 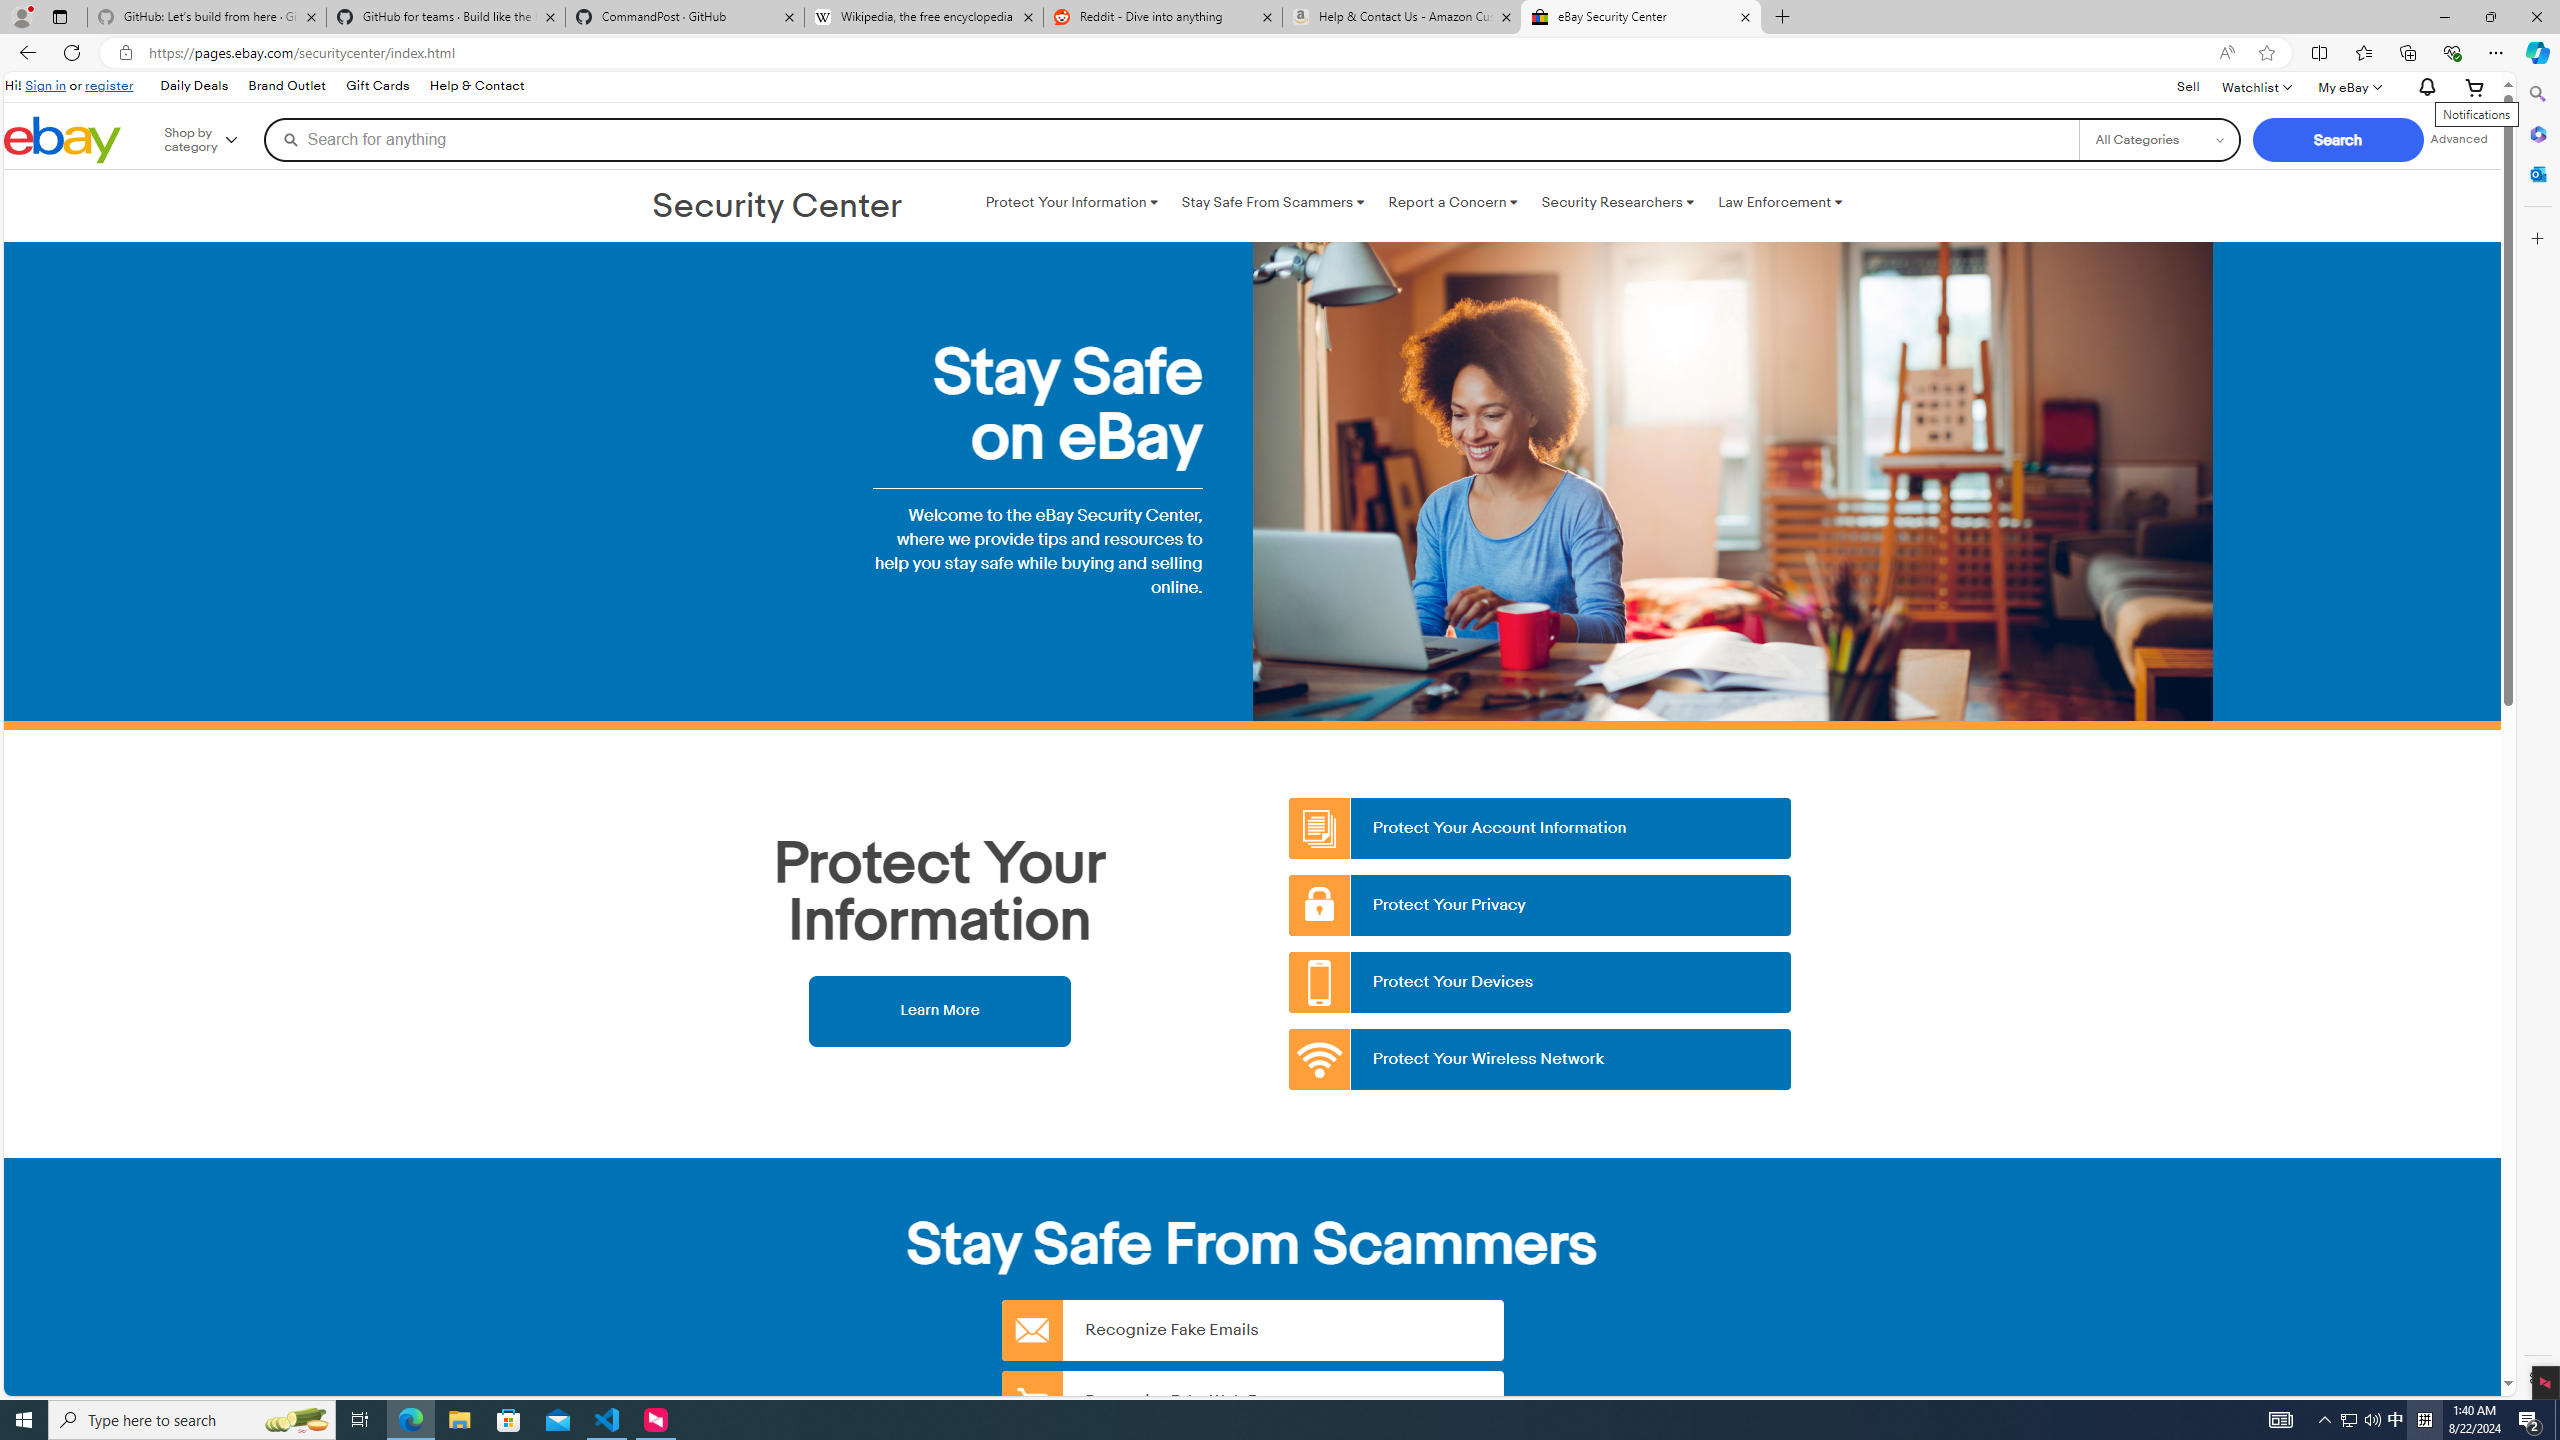 I want to click on 'Gift Cards', so click(x=376, y=85).